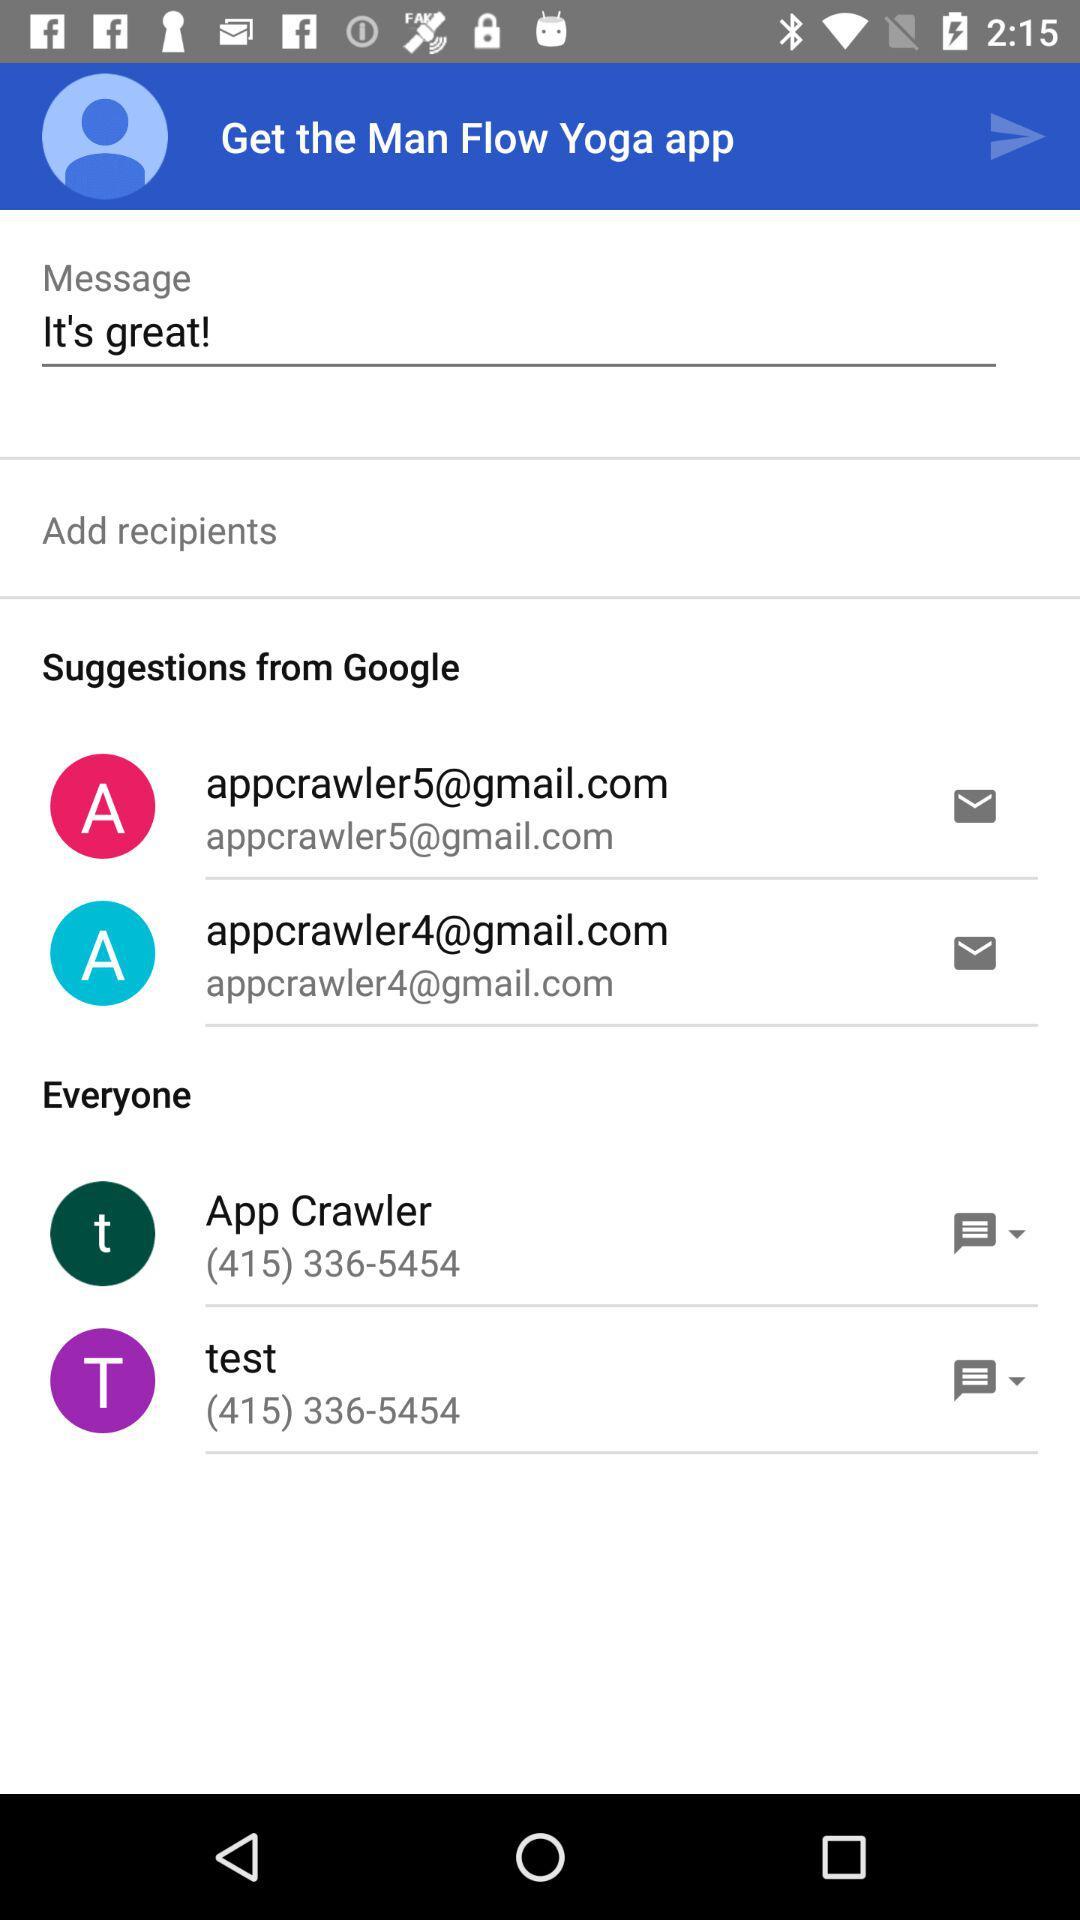 The width and height of the screenshot is (1080, 1920). Describe the element at coordinates (1017, 135) in the screenshot. I see `app next to get the man` at that location.